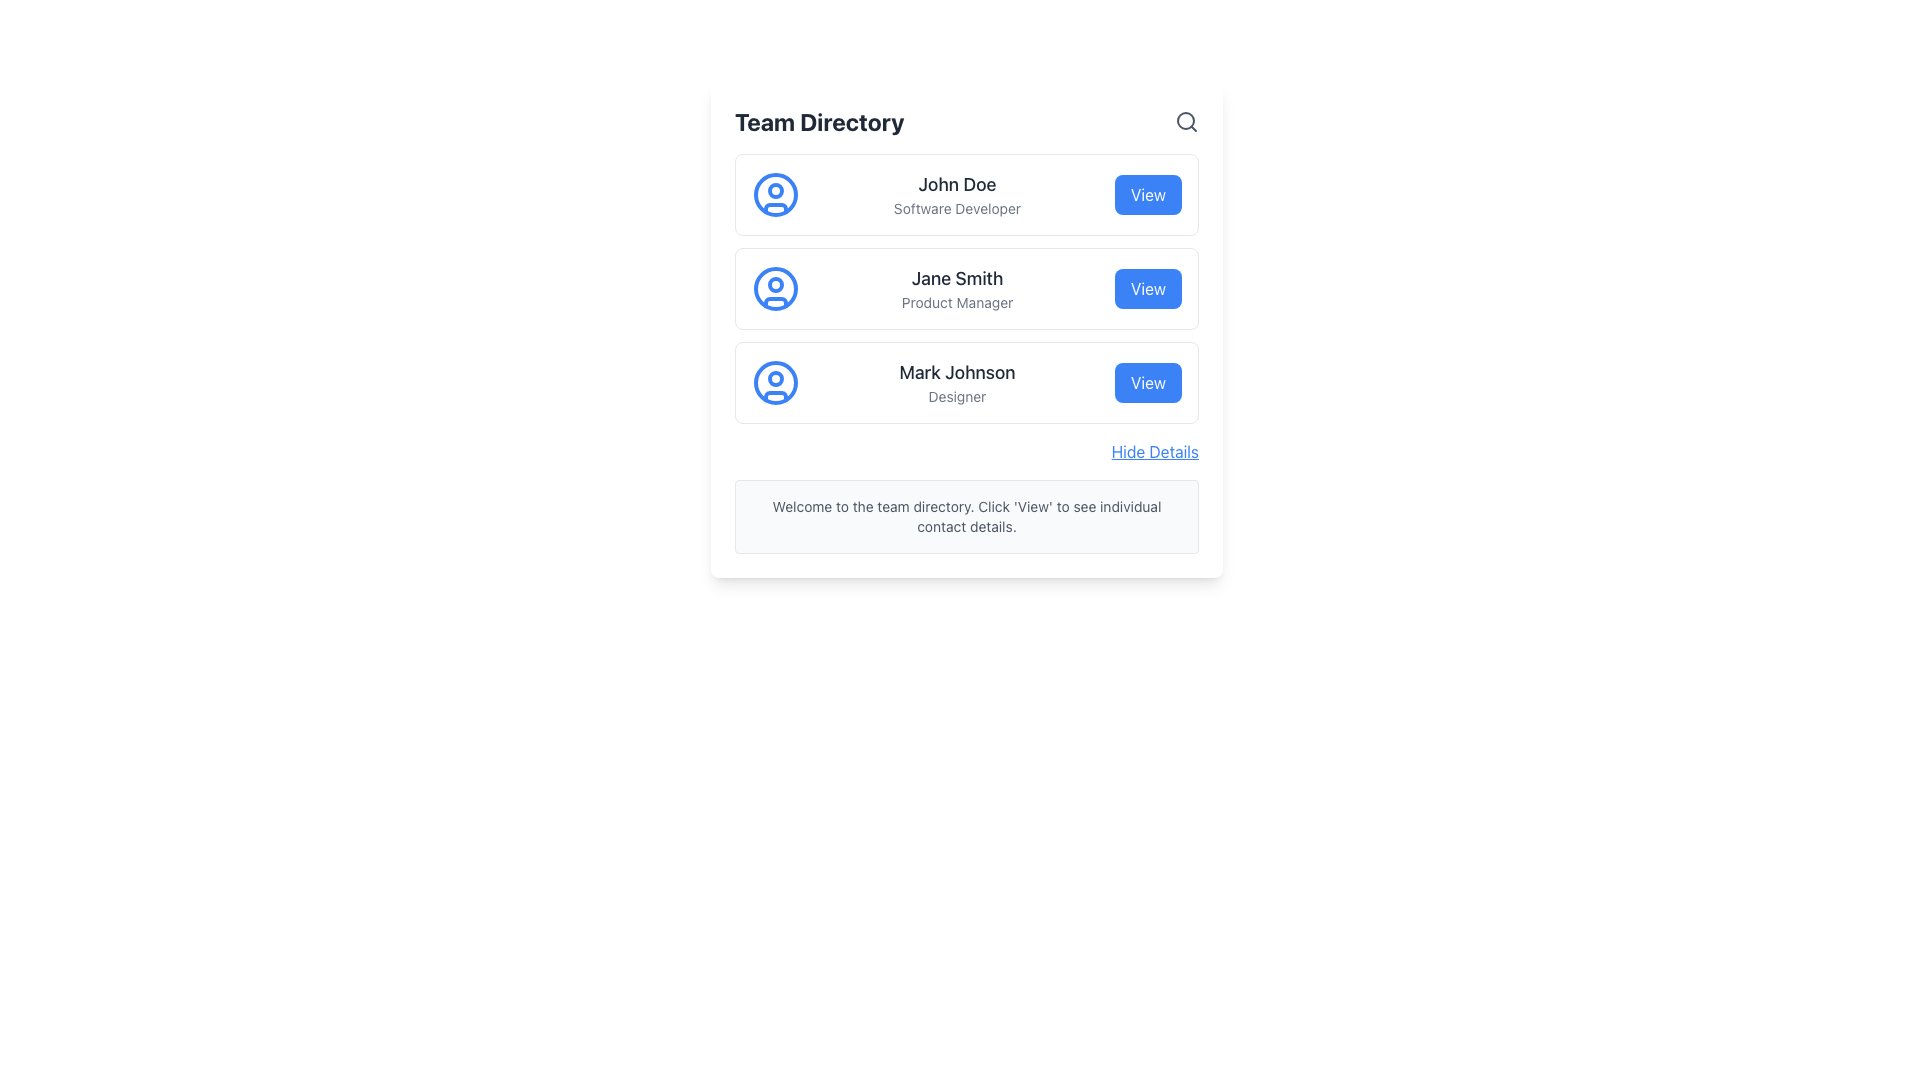 This screenshot has height=1080, width=1920. Describe the element at coordinates (1148, 289) in the screenshot. I see `the blue 'View' button with white text located in the second row of the 'Team Directory', positioned to the far-right of the row next to the user profile icon` at that location.